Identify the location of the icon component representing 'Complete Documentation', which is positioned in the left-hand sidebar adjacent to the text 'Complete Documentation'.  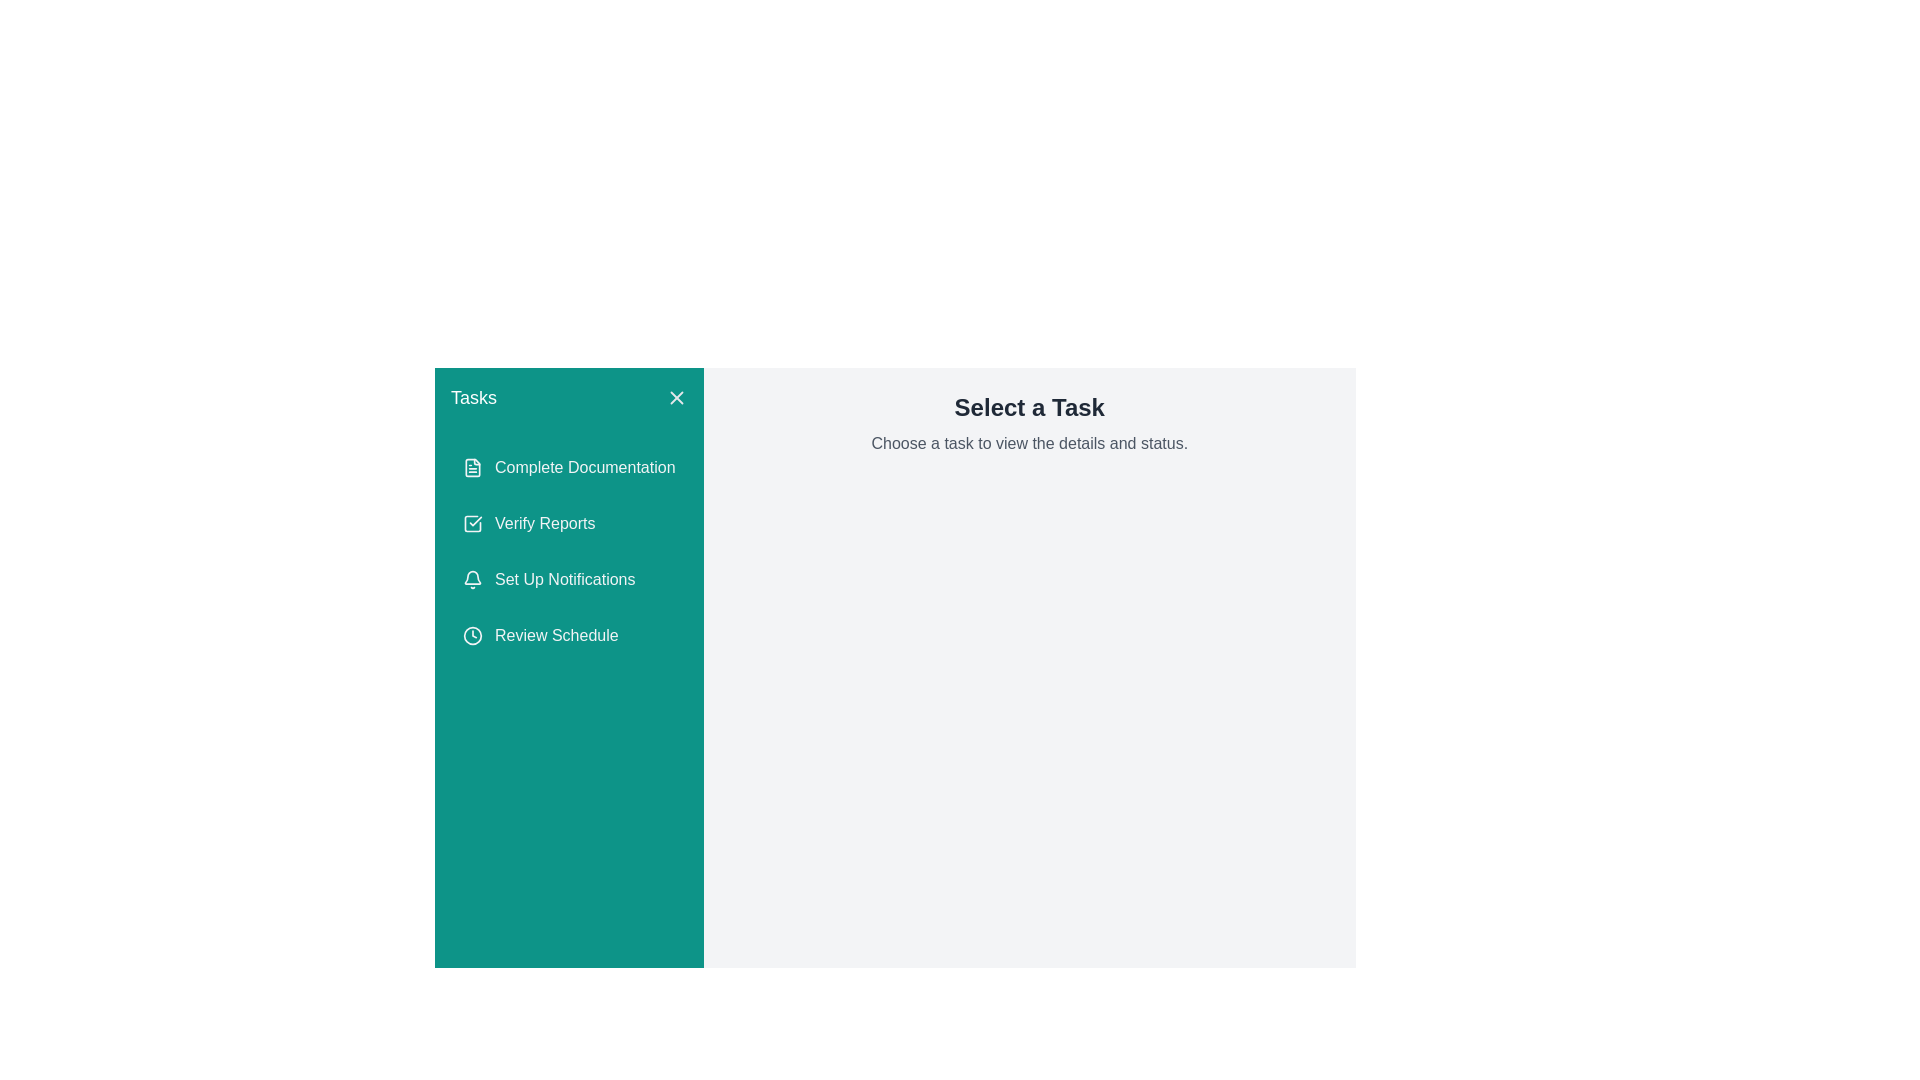
(472, 467).